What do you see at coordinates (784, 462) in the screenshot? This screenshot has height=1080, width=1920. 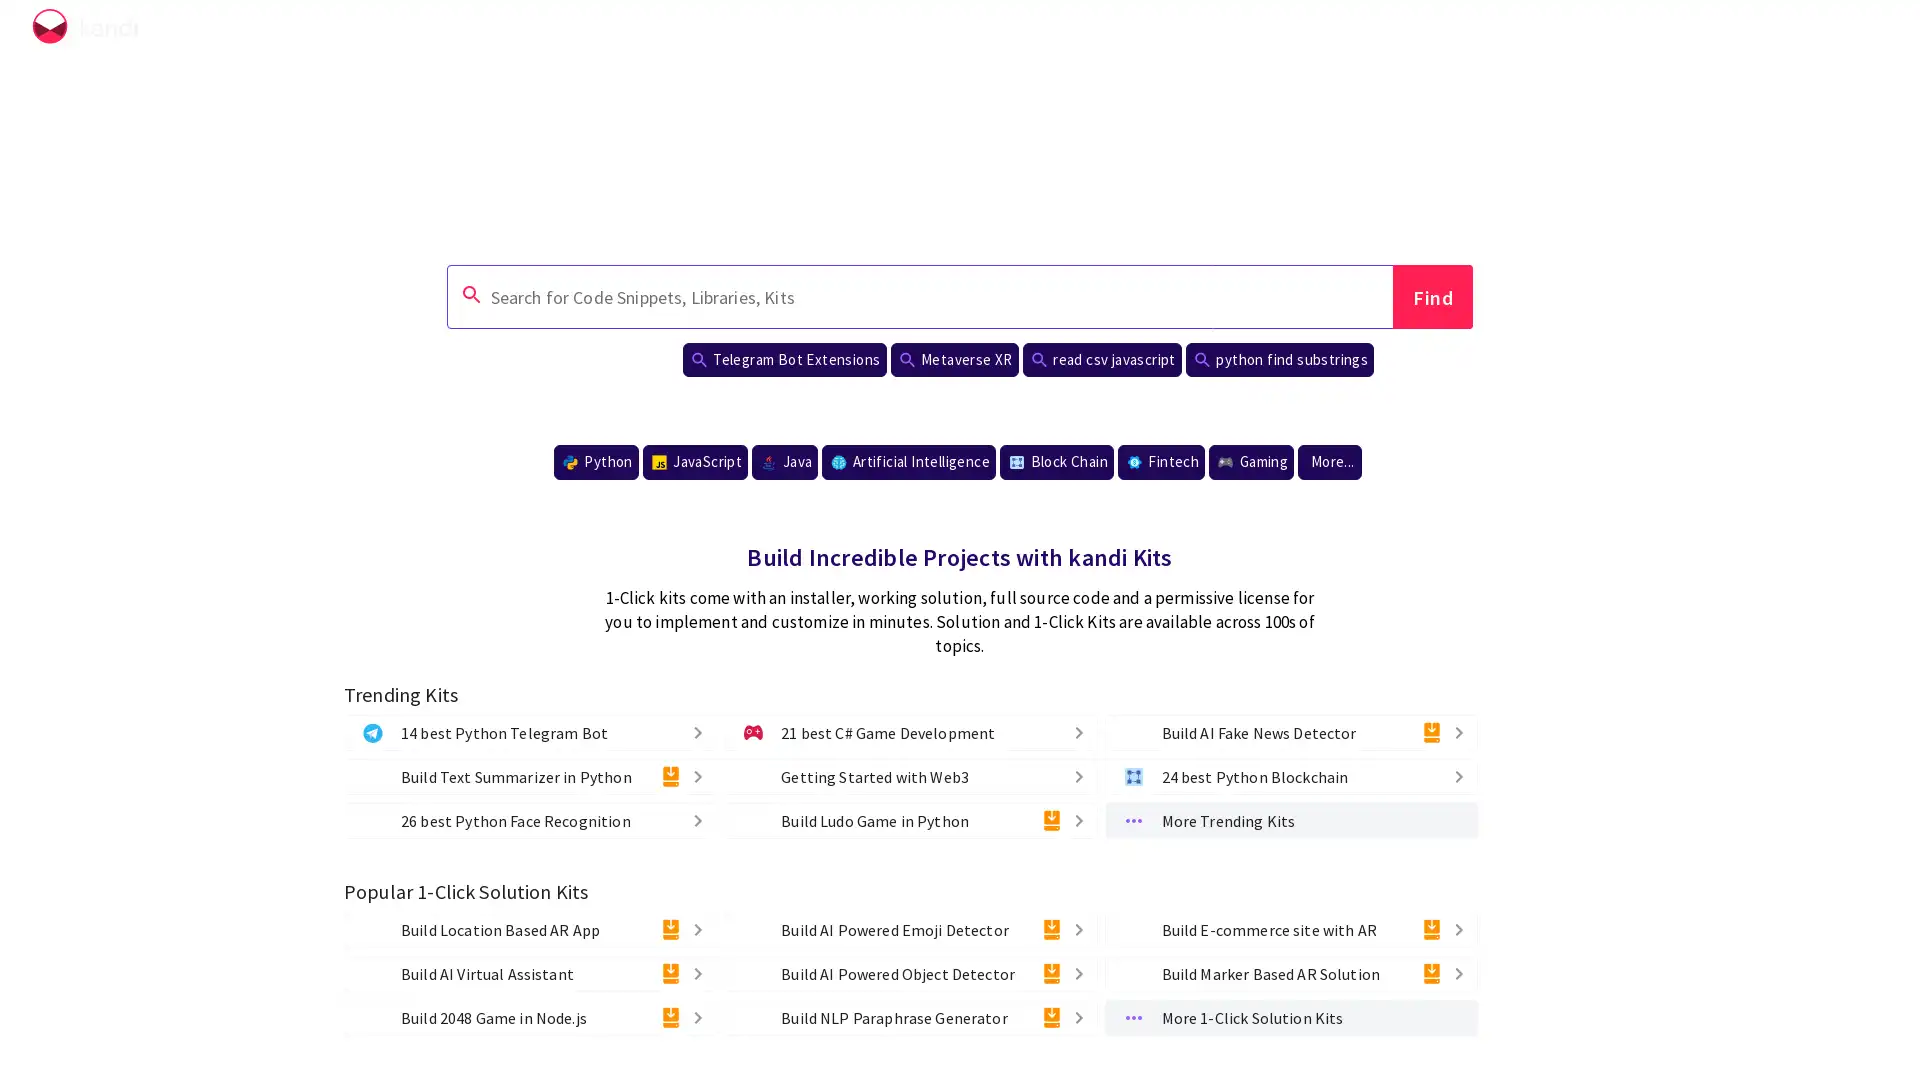 I see `java icon Java` at bounding box center [784, 462].